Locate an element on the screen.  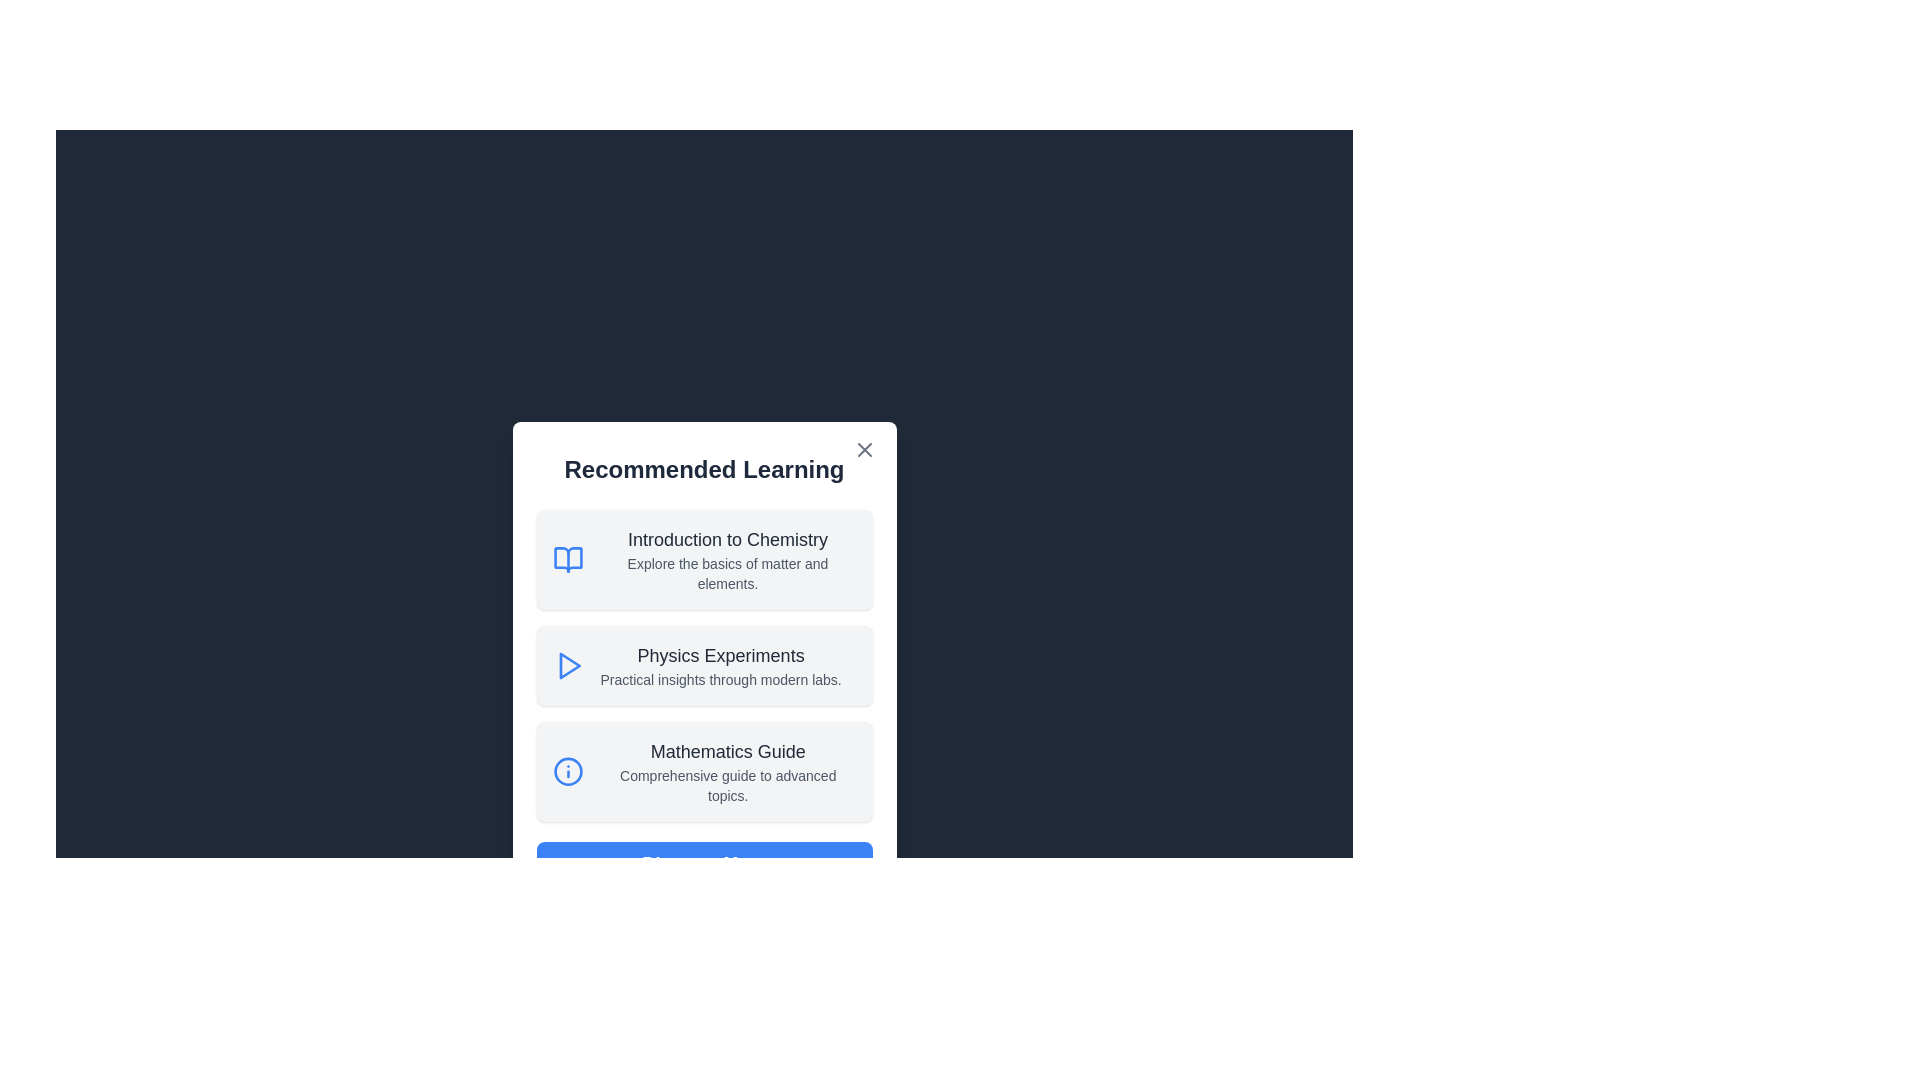
text section titled 'Physics Experiments' which contains the lines 'Physics Experiments' and 'Practical insights through modern labs.' is located at coordinates (720, 666).